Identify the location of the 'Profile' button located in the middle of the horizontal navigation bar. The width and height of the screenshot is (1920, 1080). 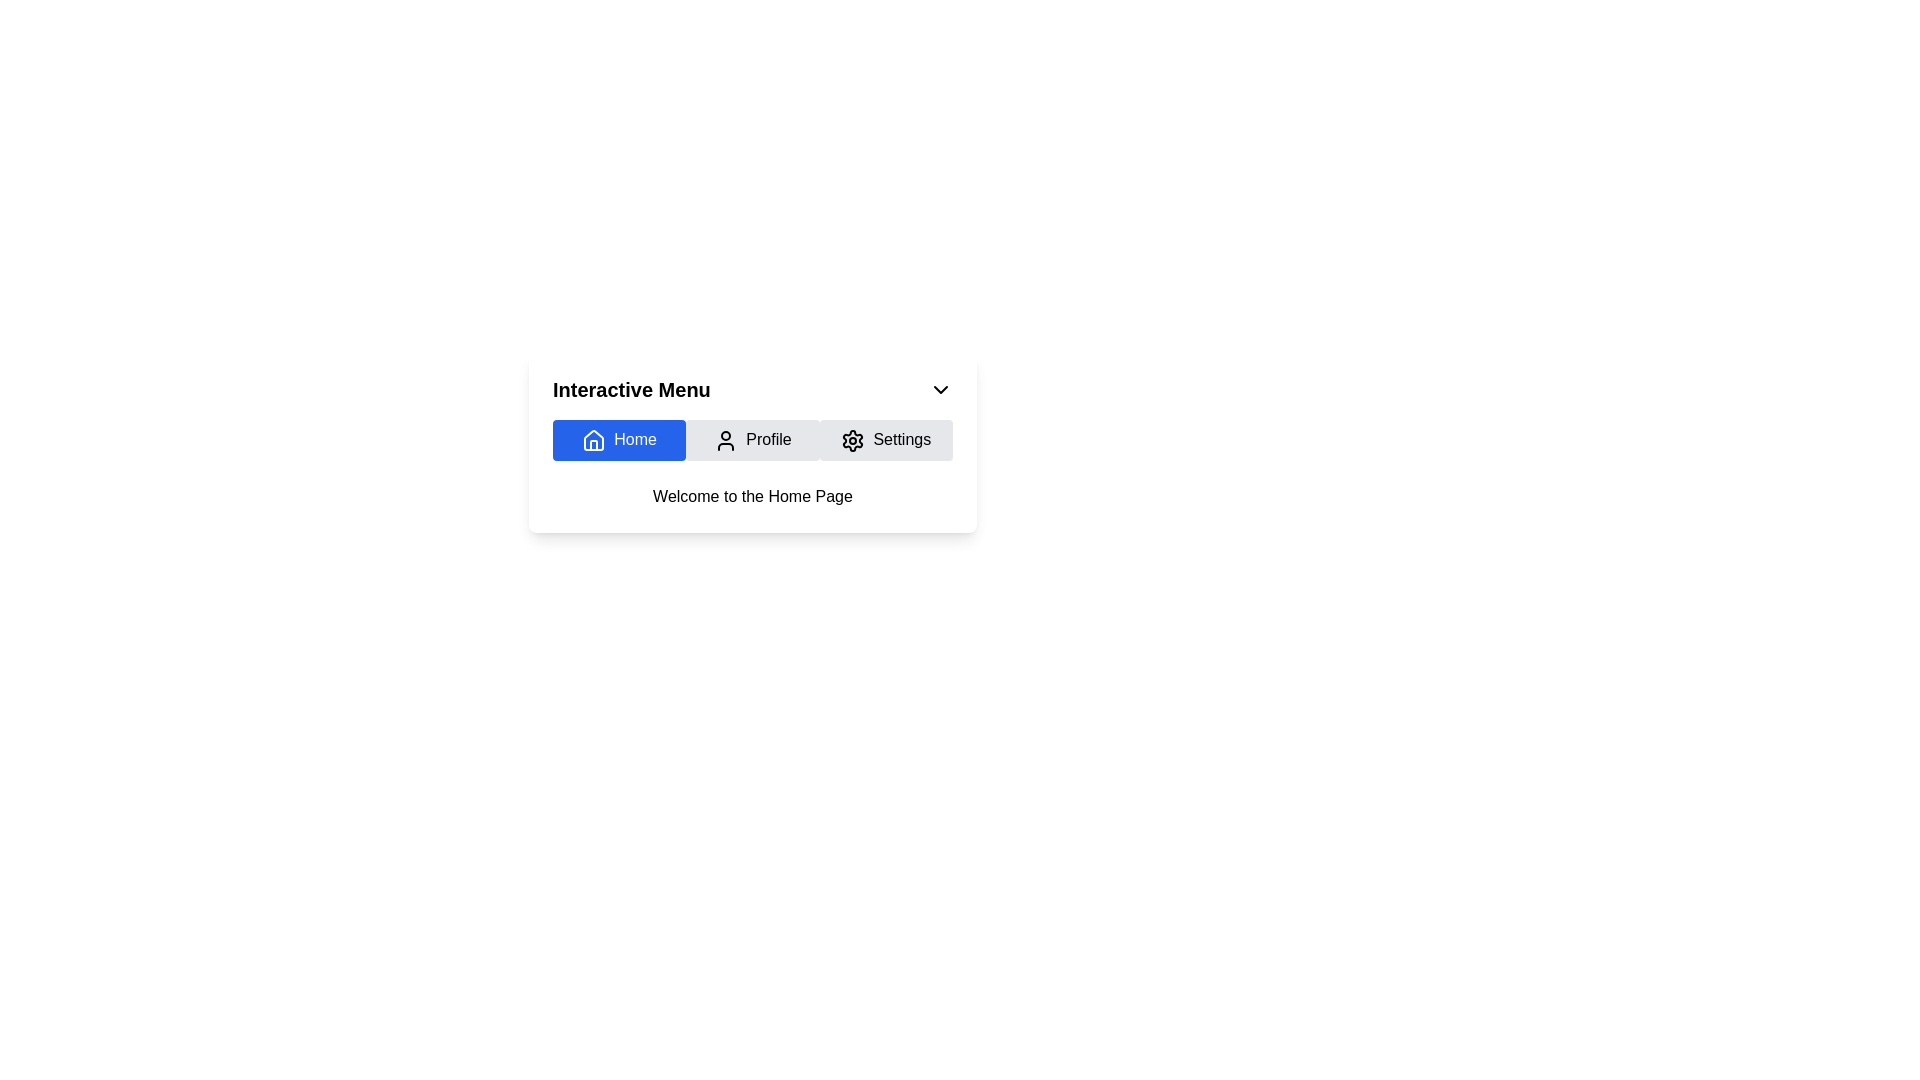
(752, 439).